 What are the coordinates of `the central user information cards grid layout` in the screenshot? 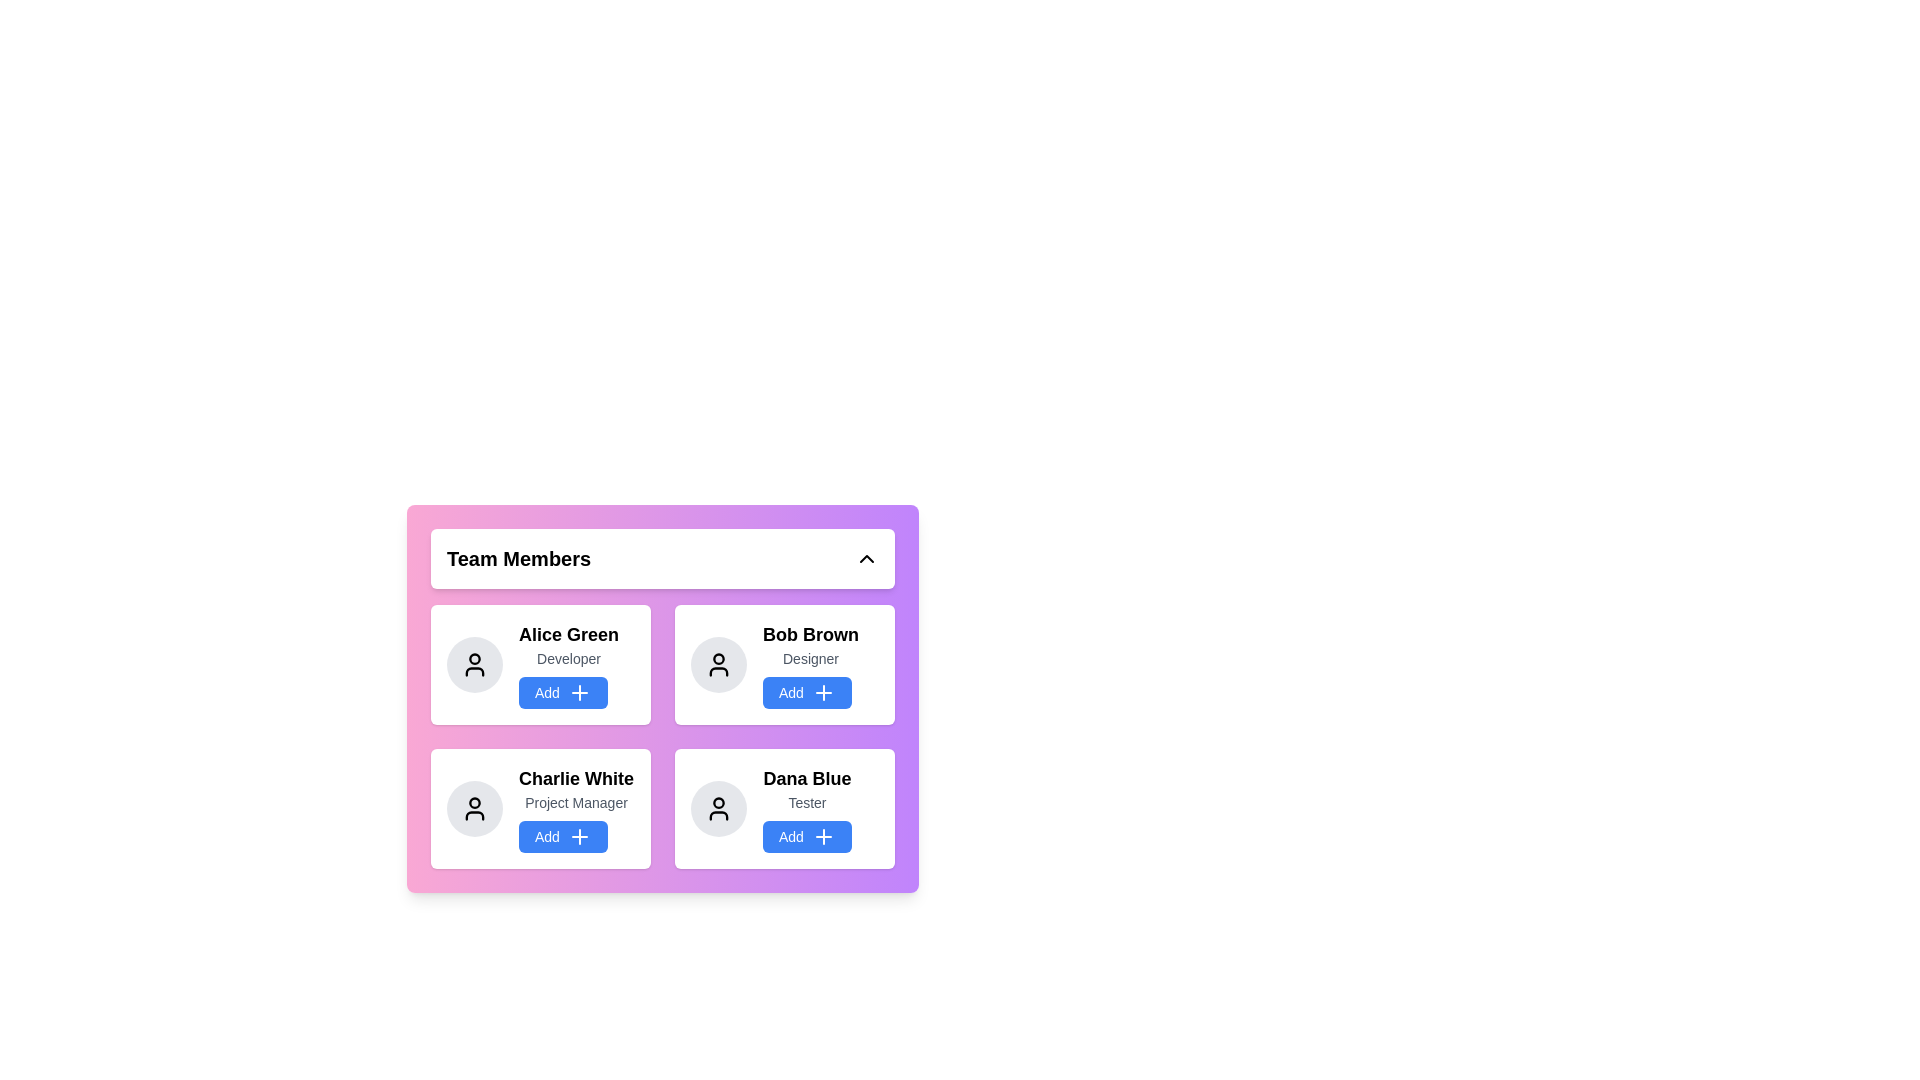 It's located at (662, 697).